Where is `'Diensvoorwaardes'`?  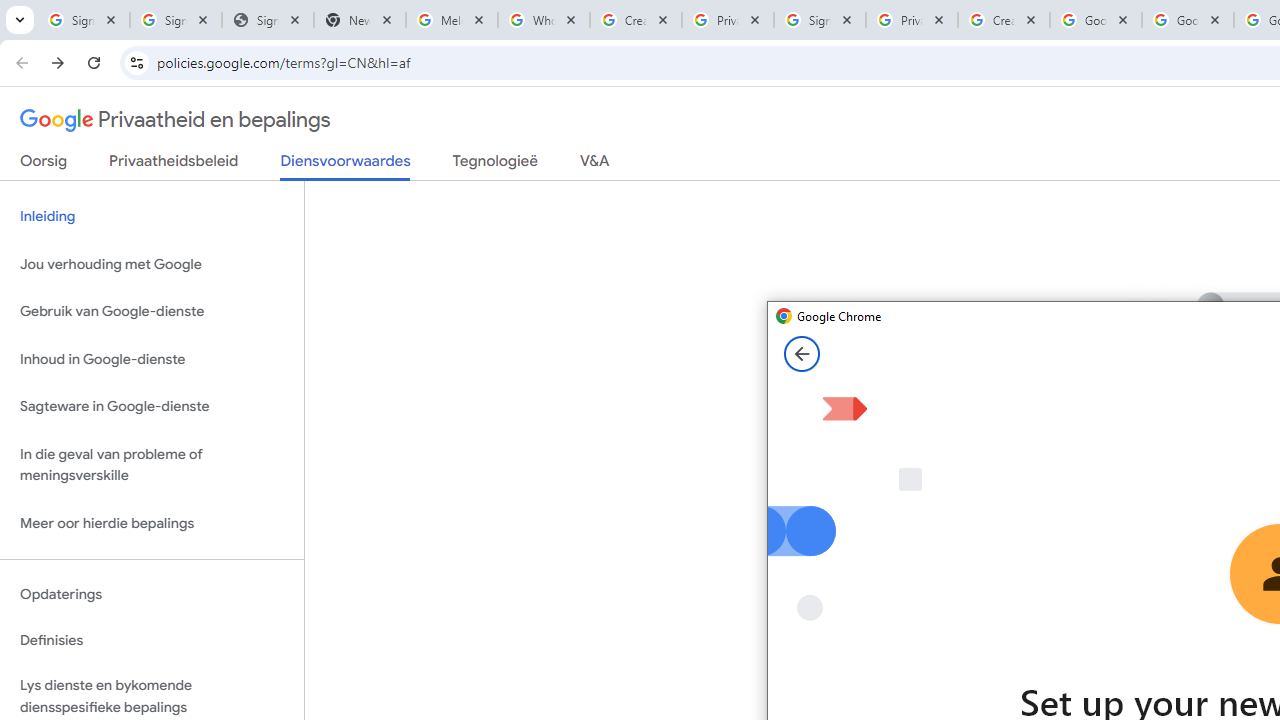 'Diensvoorwaardes' is located at coordinates (345, 165).